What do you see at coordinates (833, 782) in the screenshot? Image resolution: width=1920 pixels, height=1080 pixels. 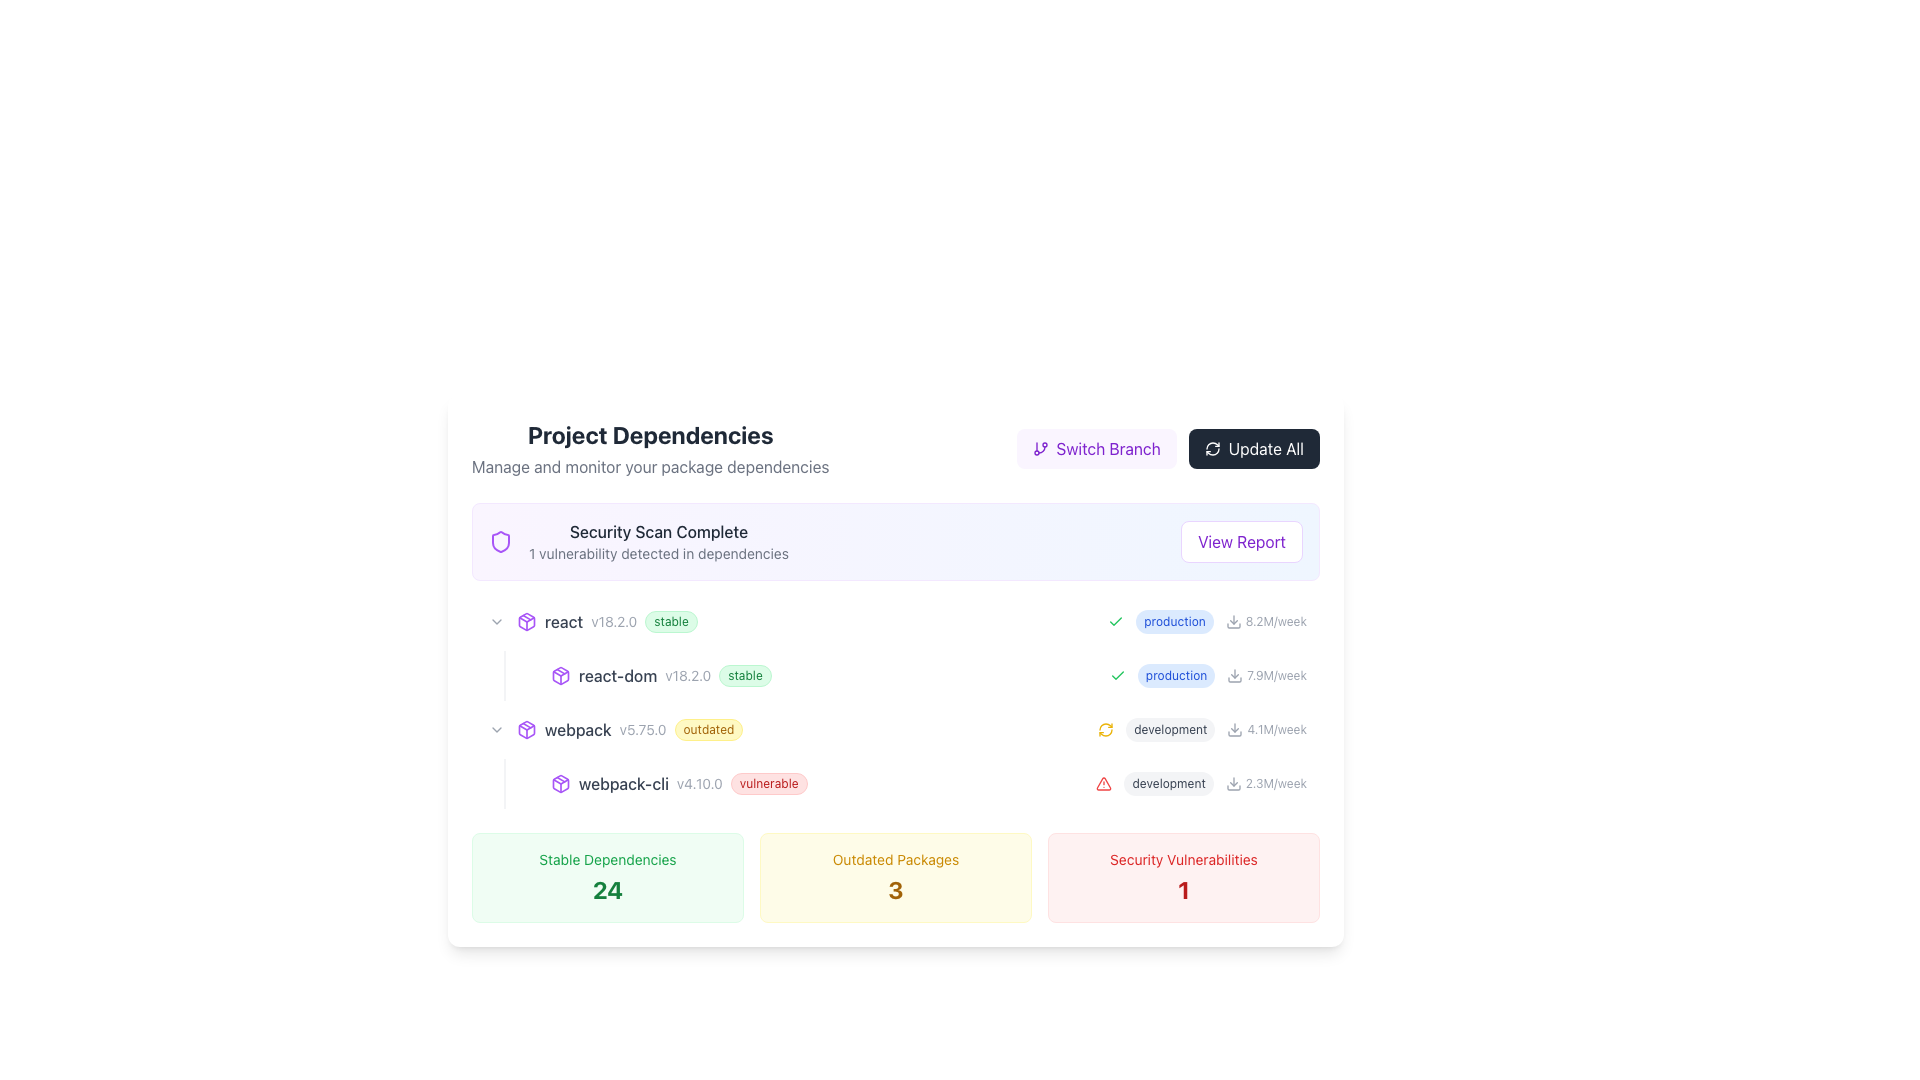 I see `information displayed on the Label which includes 'webpack-cli', 'v4.10.0', and a red 'vulnerable' tag` at bounding box center [833, 782].